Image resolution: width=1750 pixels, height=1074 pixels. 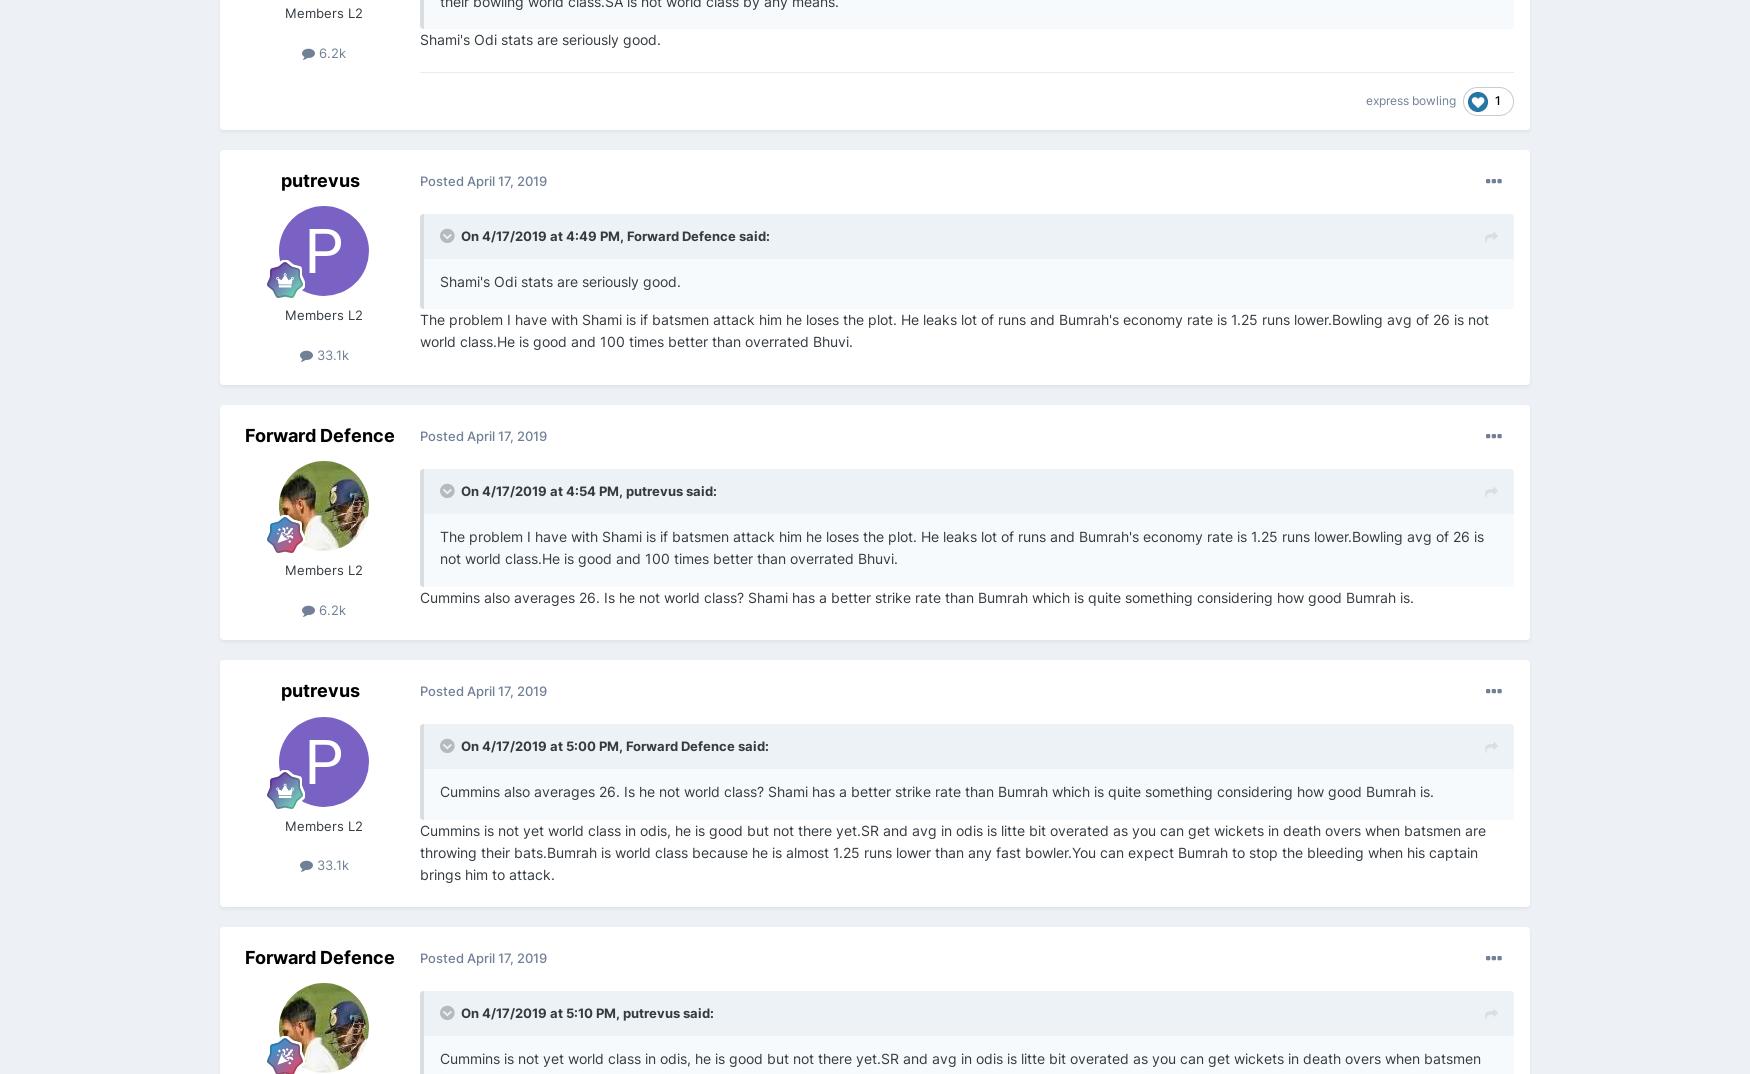 What do you see at coordinates (543, 233) in the screenshot?
I see `'On 4/17/2019 at 4:49 PM,'` at bounding box center [543, 233].